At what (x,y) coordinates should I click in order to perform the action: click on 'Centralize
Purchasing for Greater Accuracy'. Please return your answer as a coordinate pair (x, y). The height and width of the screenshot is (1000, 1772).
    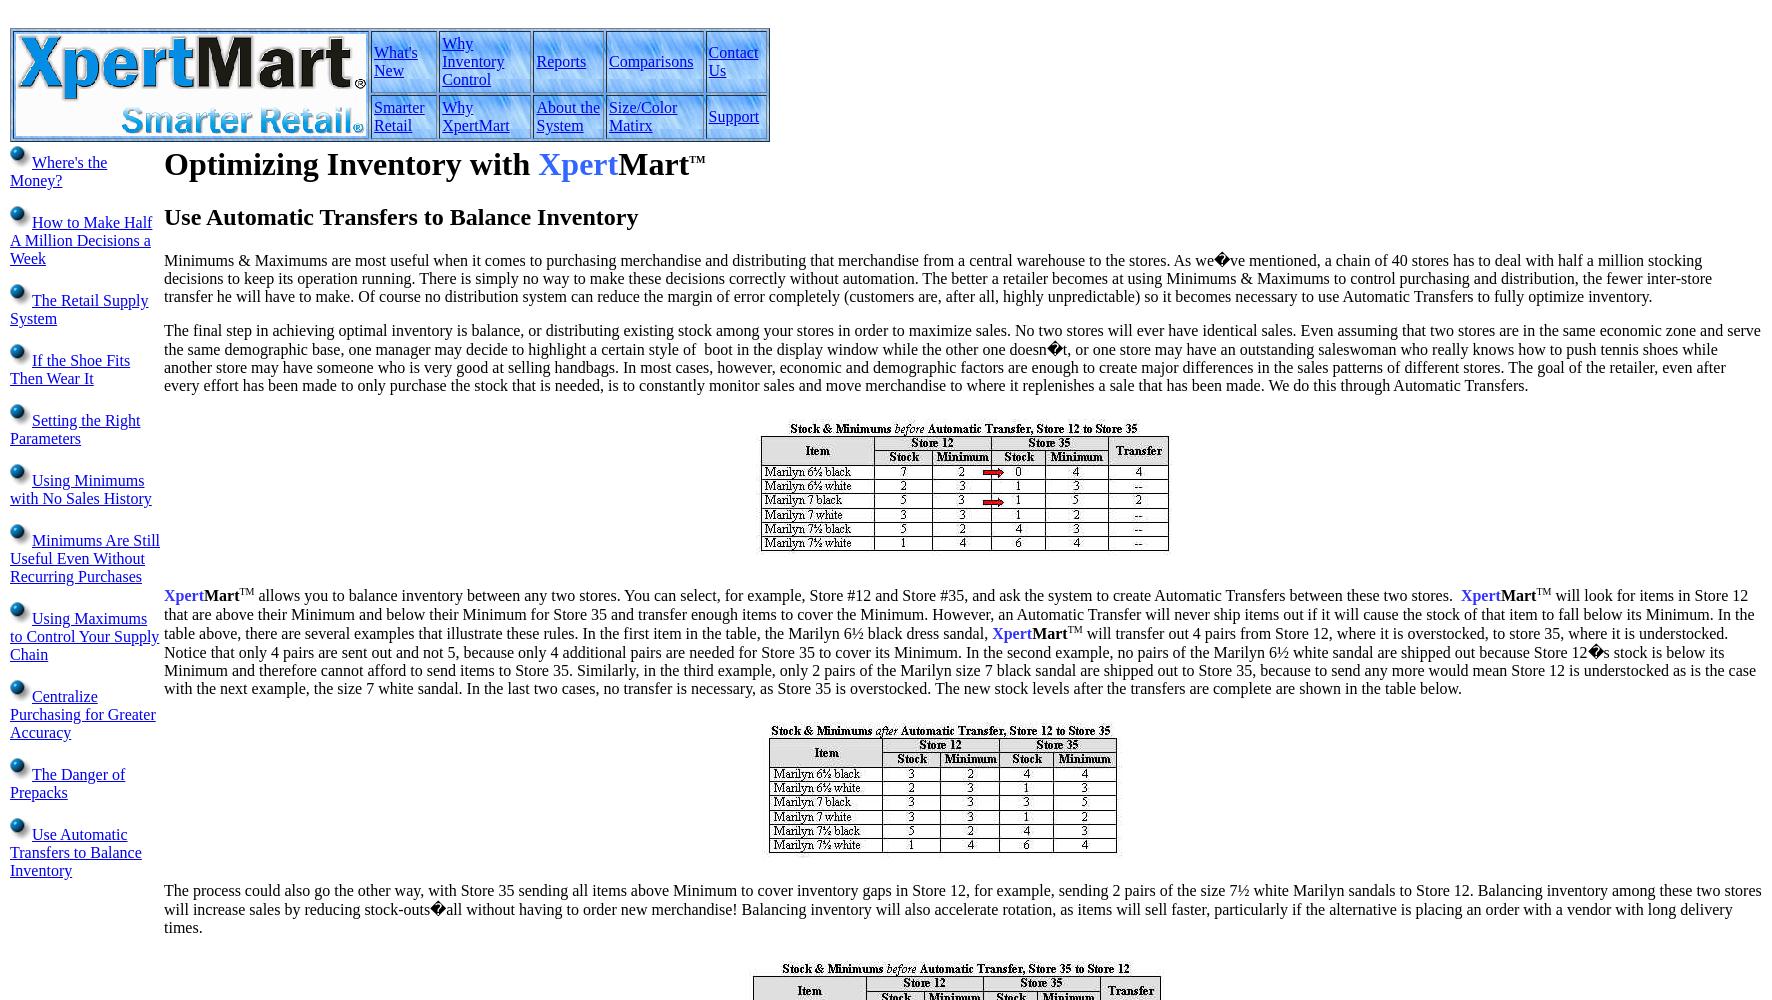
    Looking at the image, I should click on (81, 713).